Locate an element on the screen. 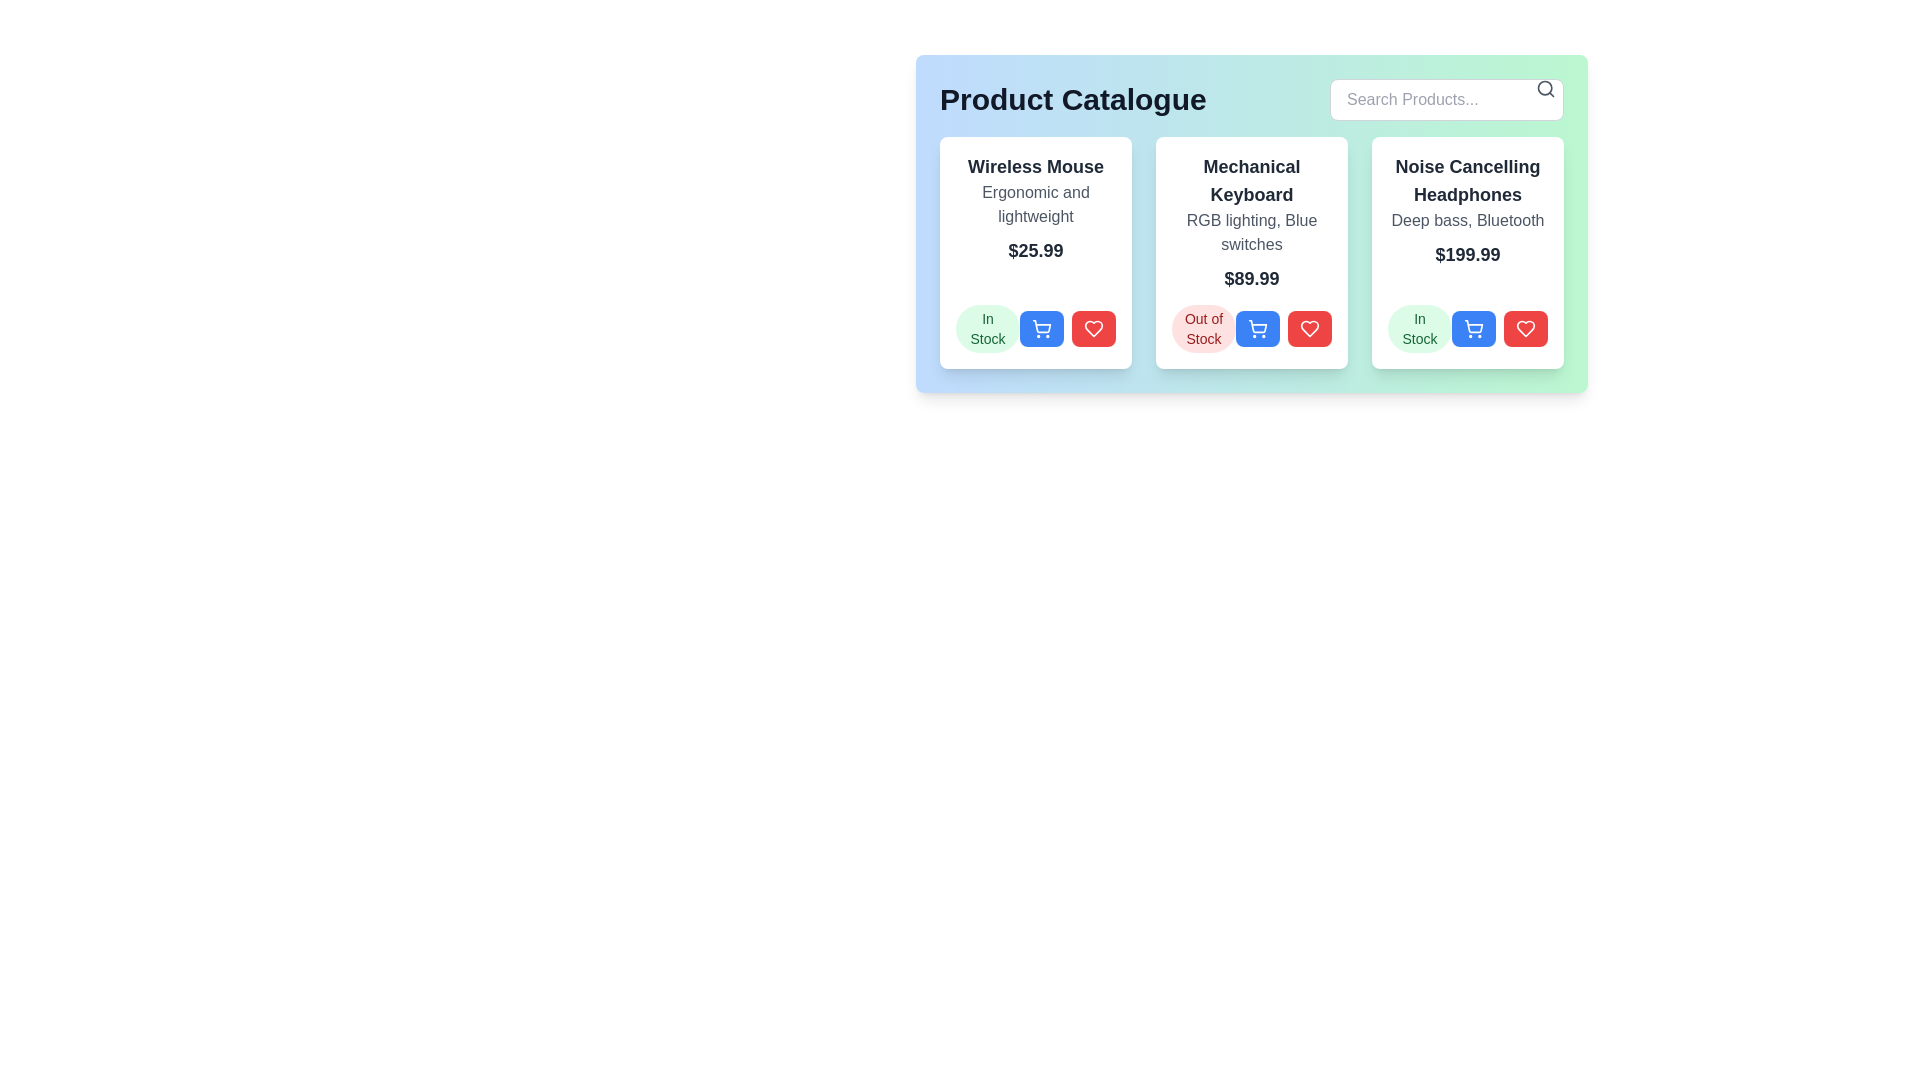 This screenshot has width=1920, height=1080. the favorite button located at the bottom-right corner of the 'Mechanical Keyboard' product card is located at coordinates (1310, 327).